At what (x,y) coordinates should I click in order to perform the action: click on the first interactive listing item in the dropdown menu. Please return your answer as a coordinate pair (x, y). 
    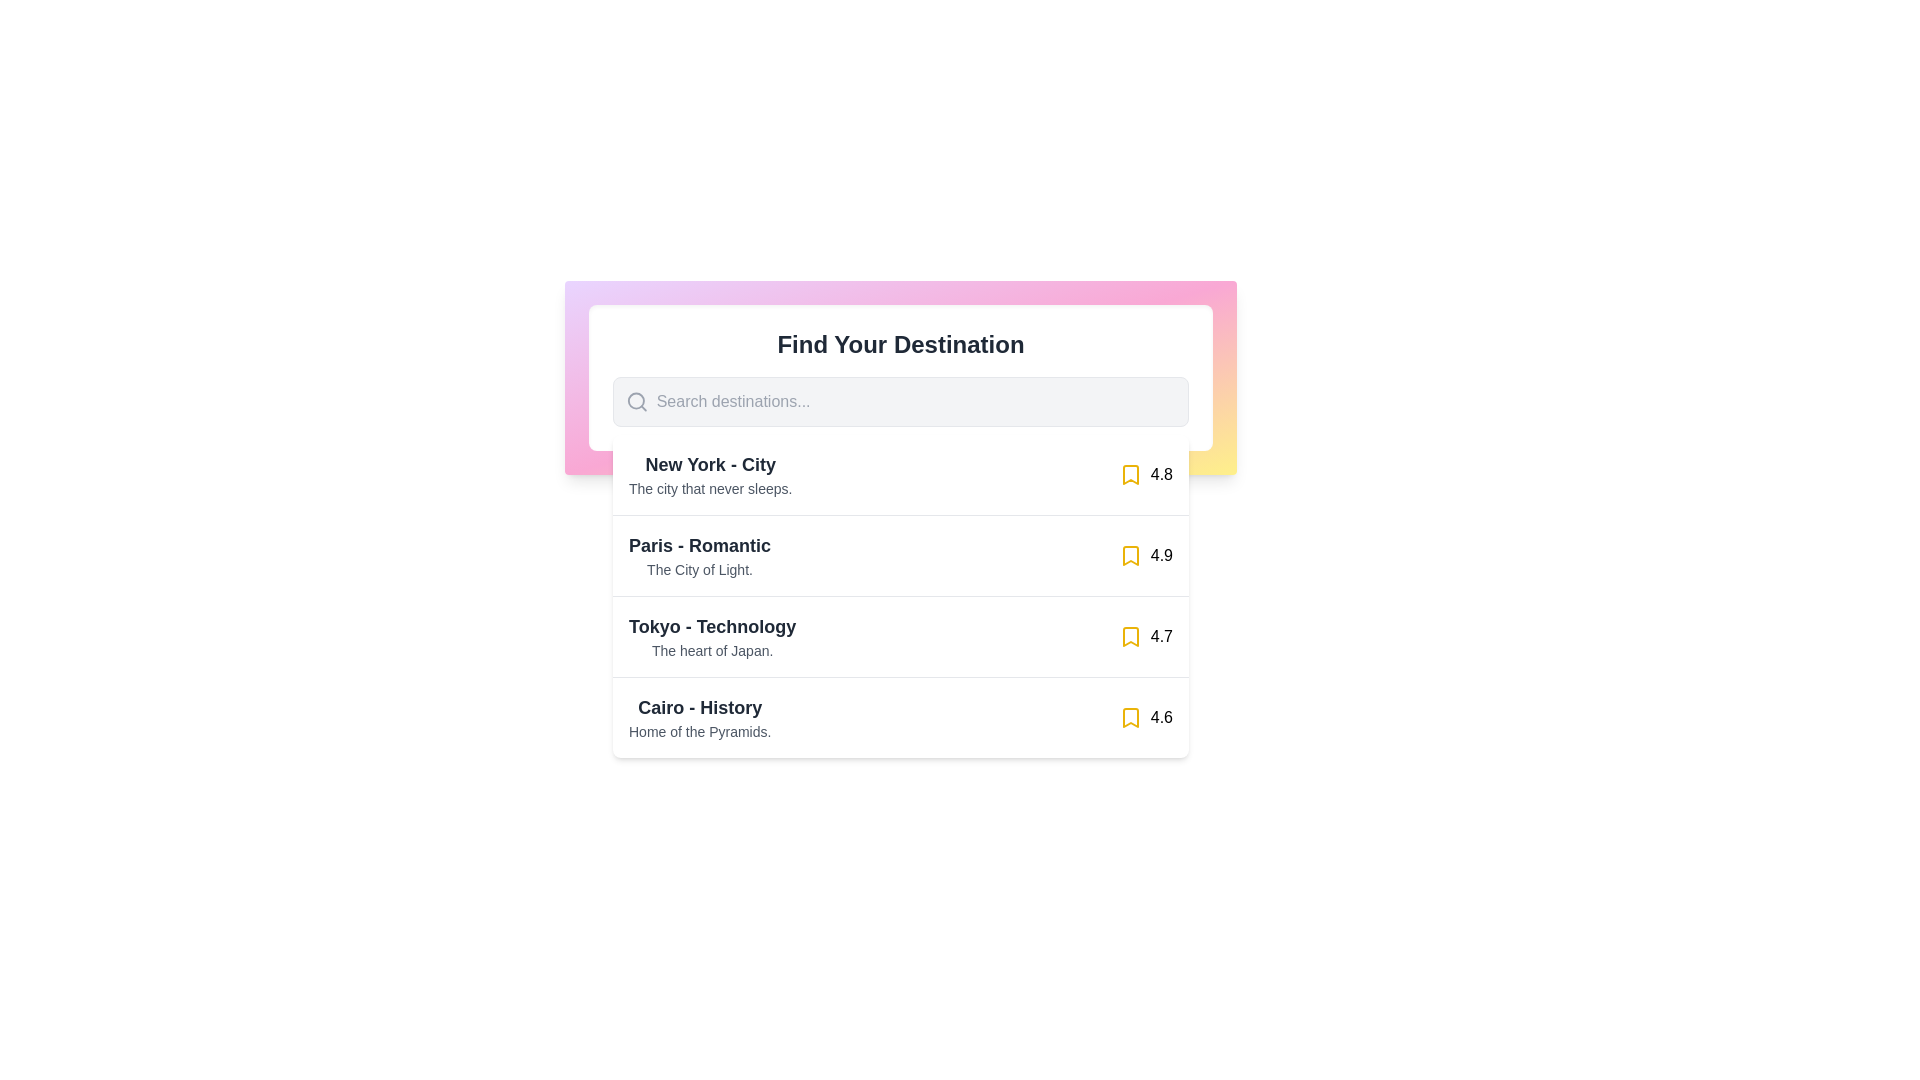
    Looking at the image, I should click on (900, 474).